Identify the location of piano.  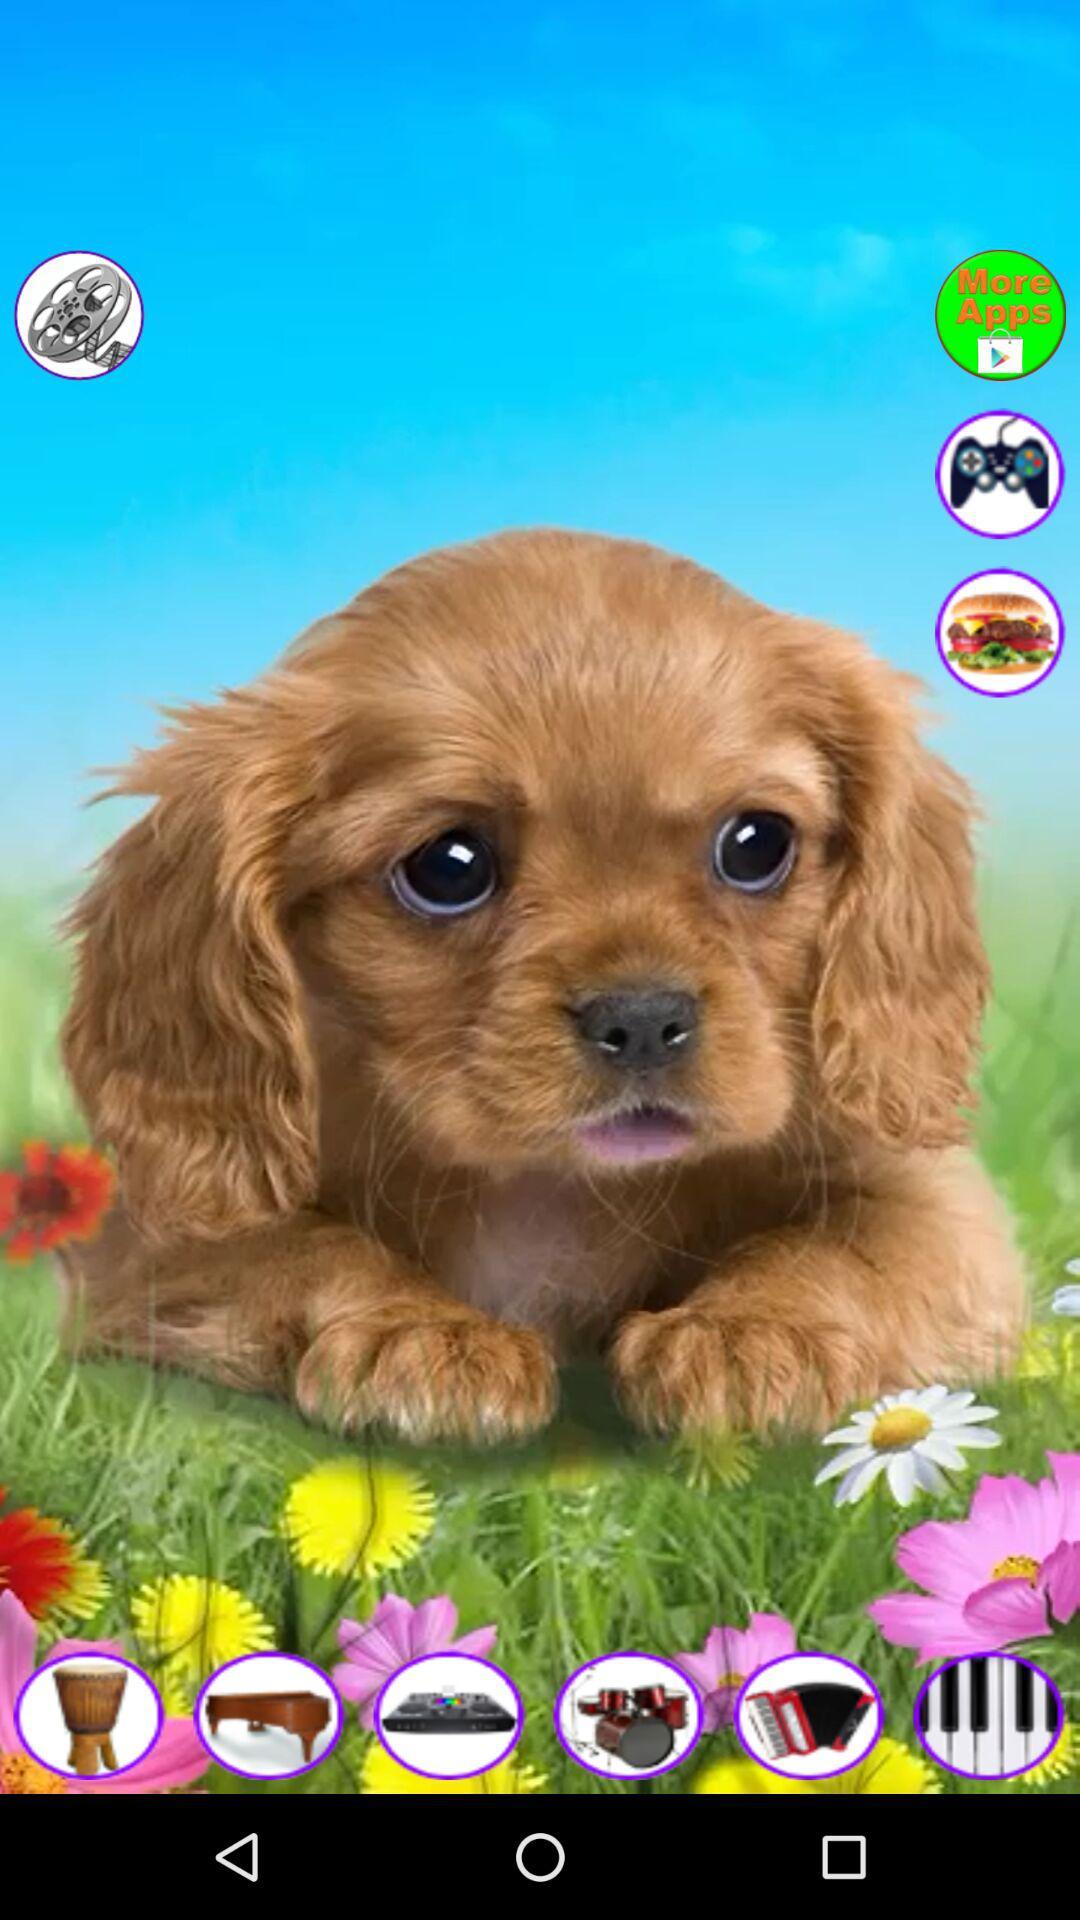
(270, 1713).